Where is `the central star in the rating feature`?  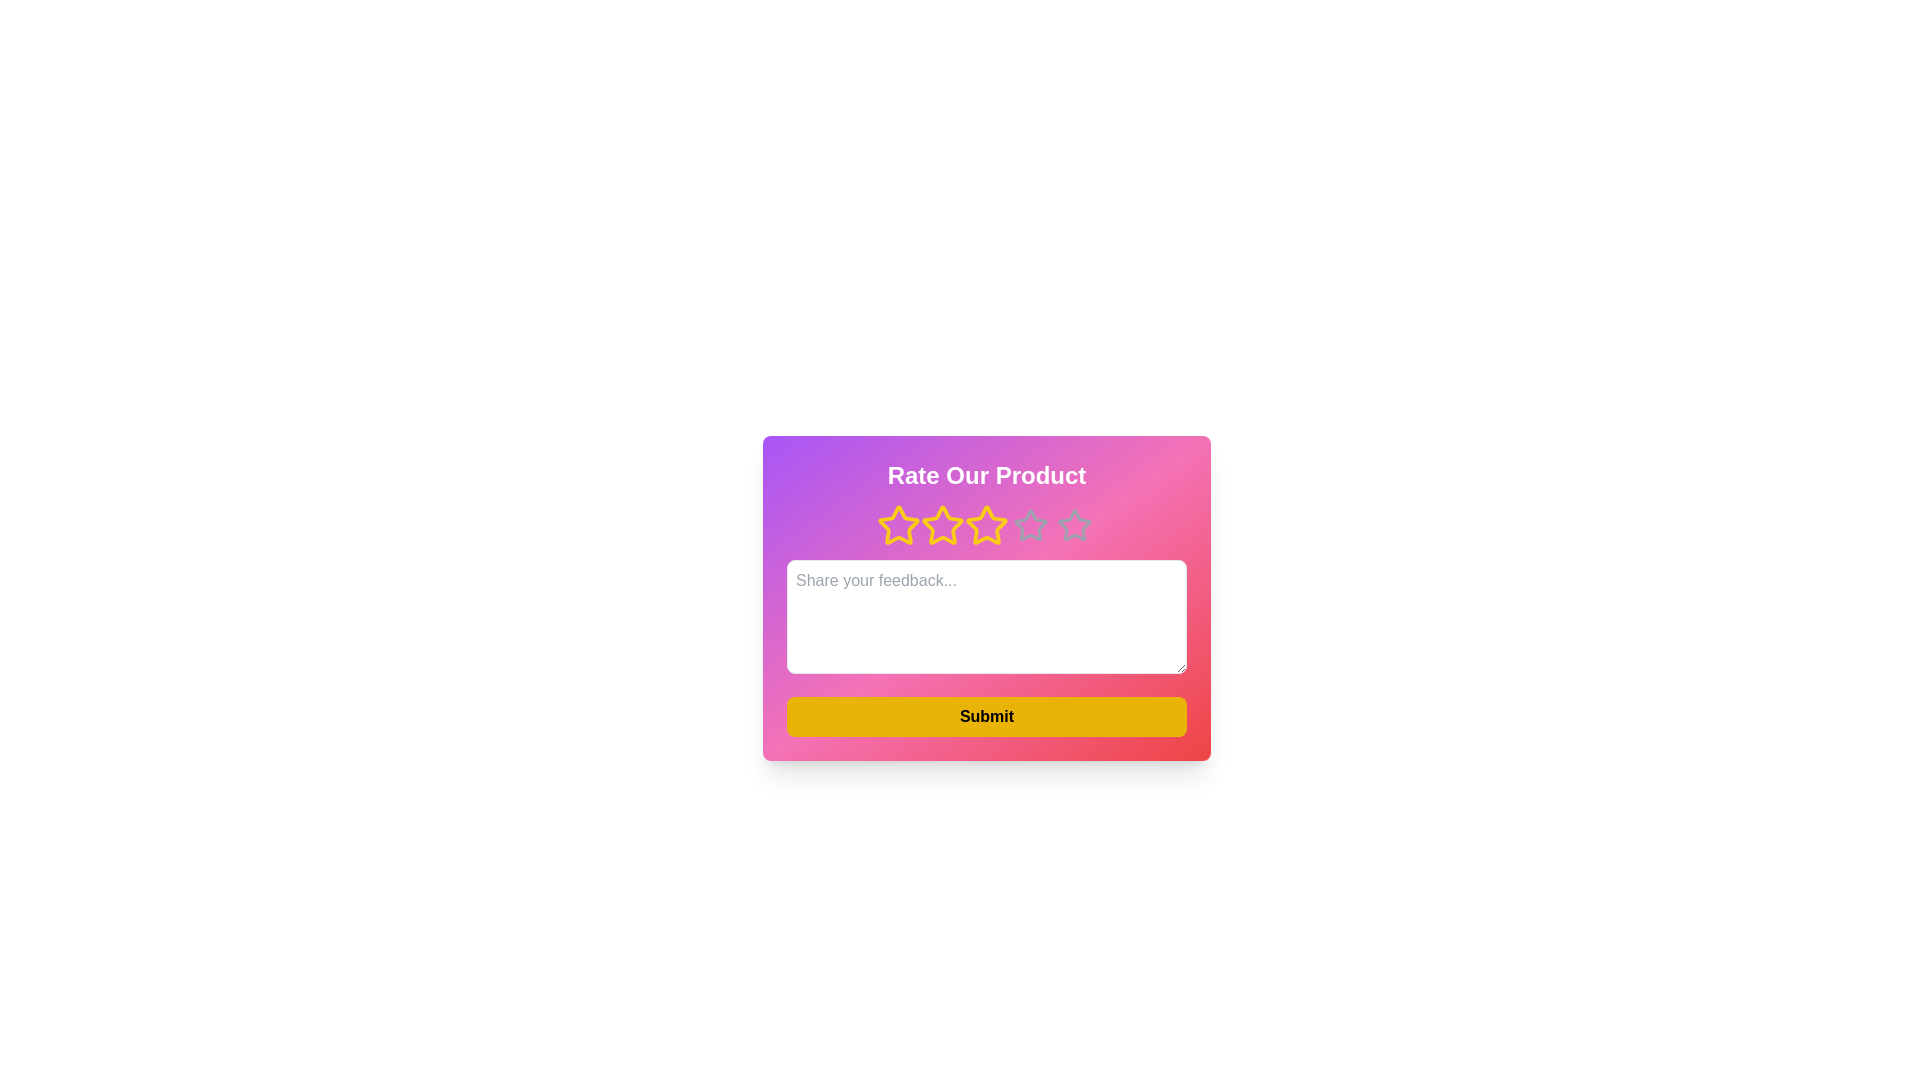 the central star in the rating feature is located at coordinates (941, 524).